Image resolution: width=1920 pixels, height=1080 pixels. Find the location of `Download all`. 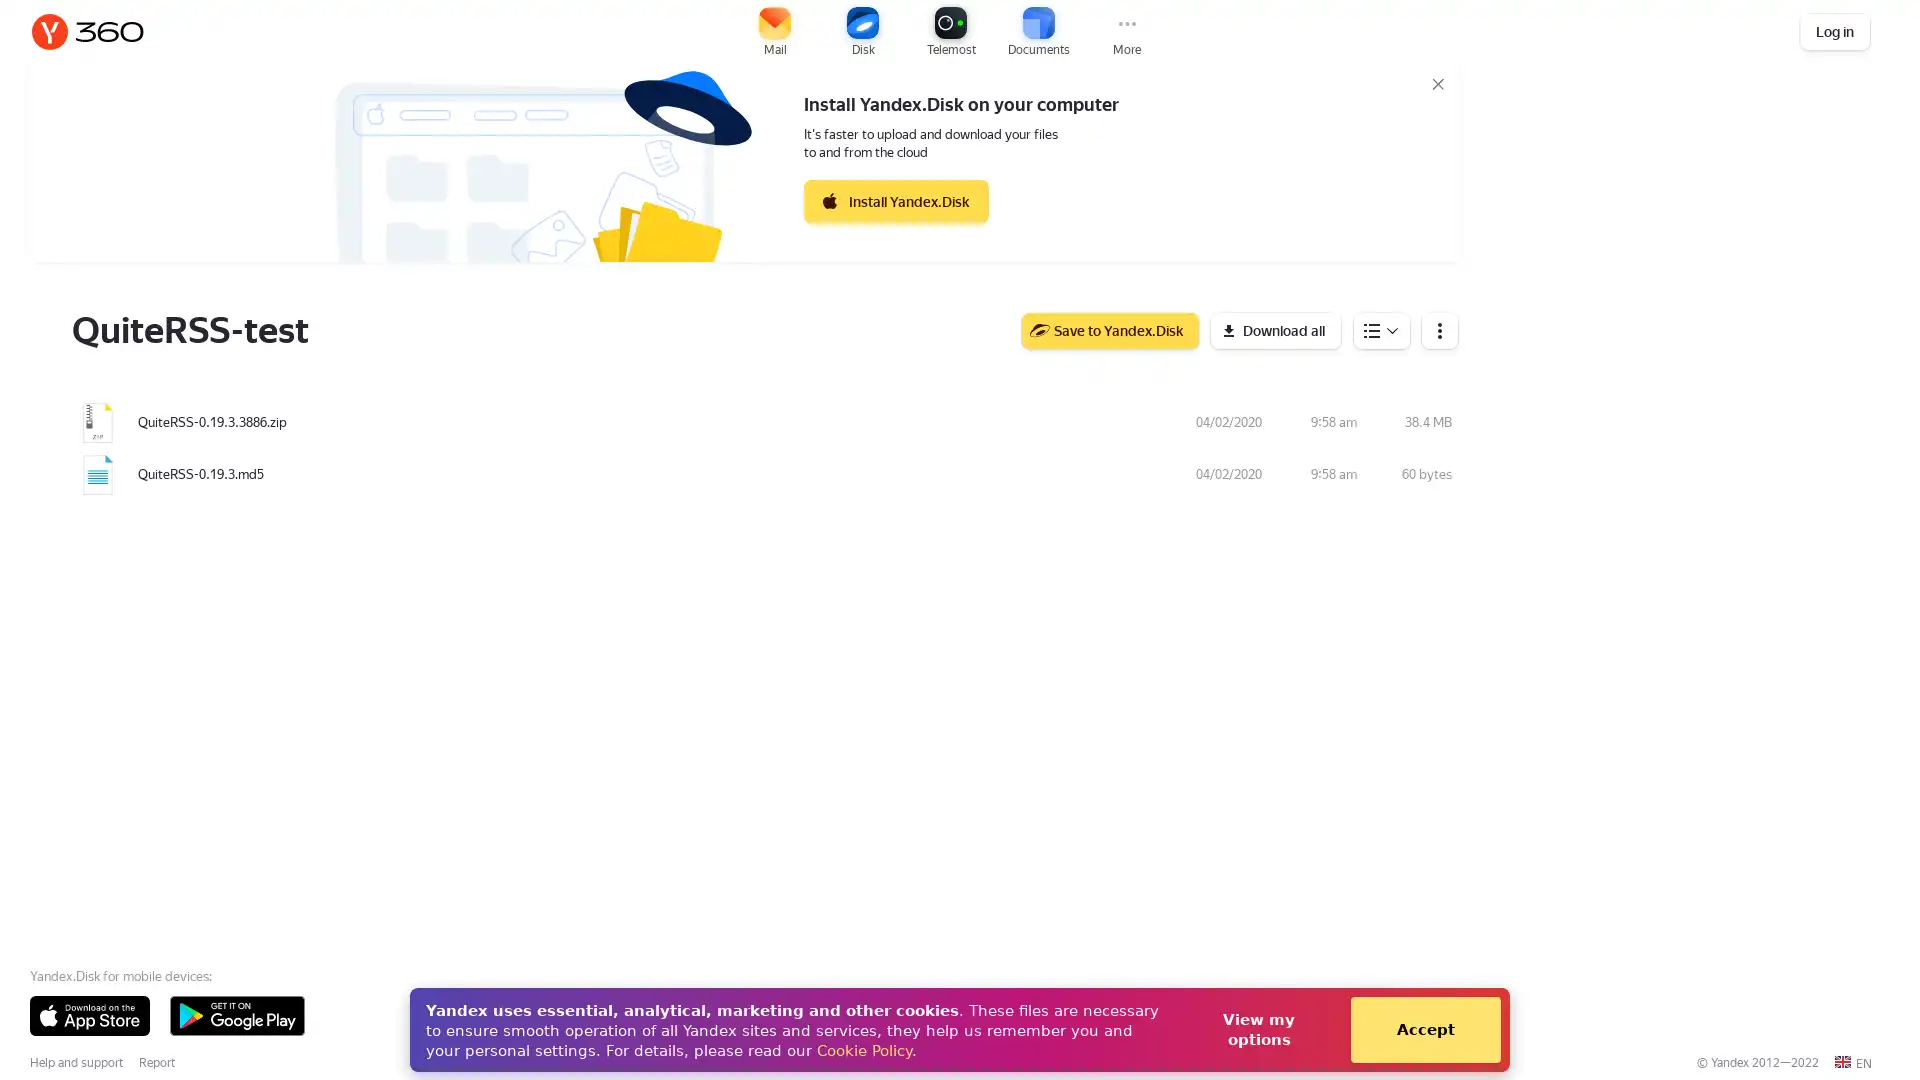

Download all is located at coordinates (1275, 330).